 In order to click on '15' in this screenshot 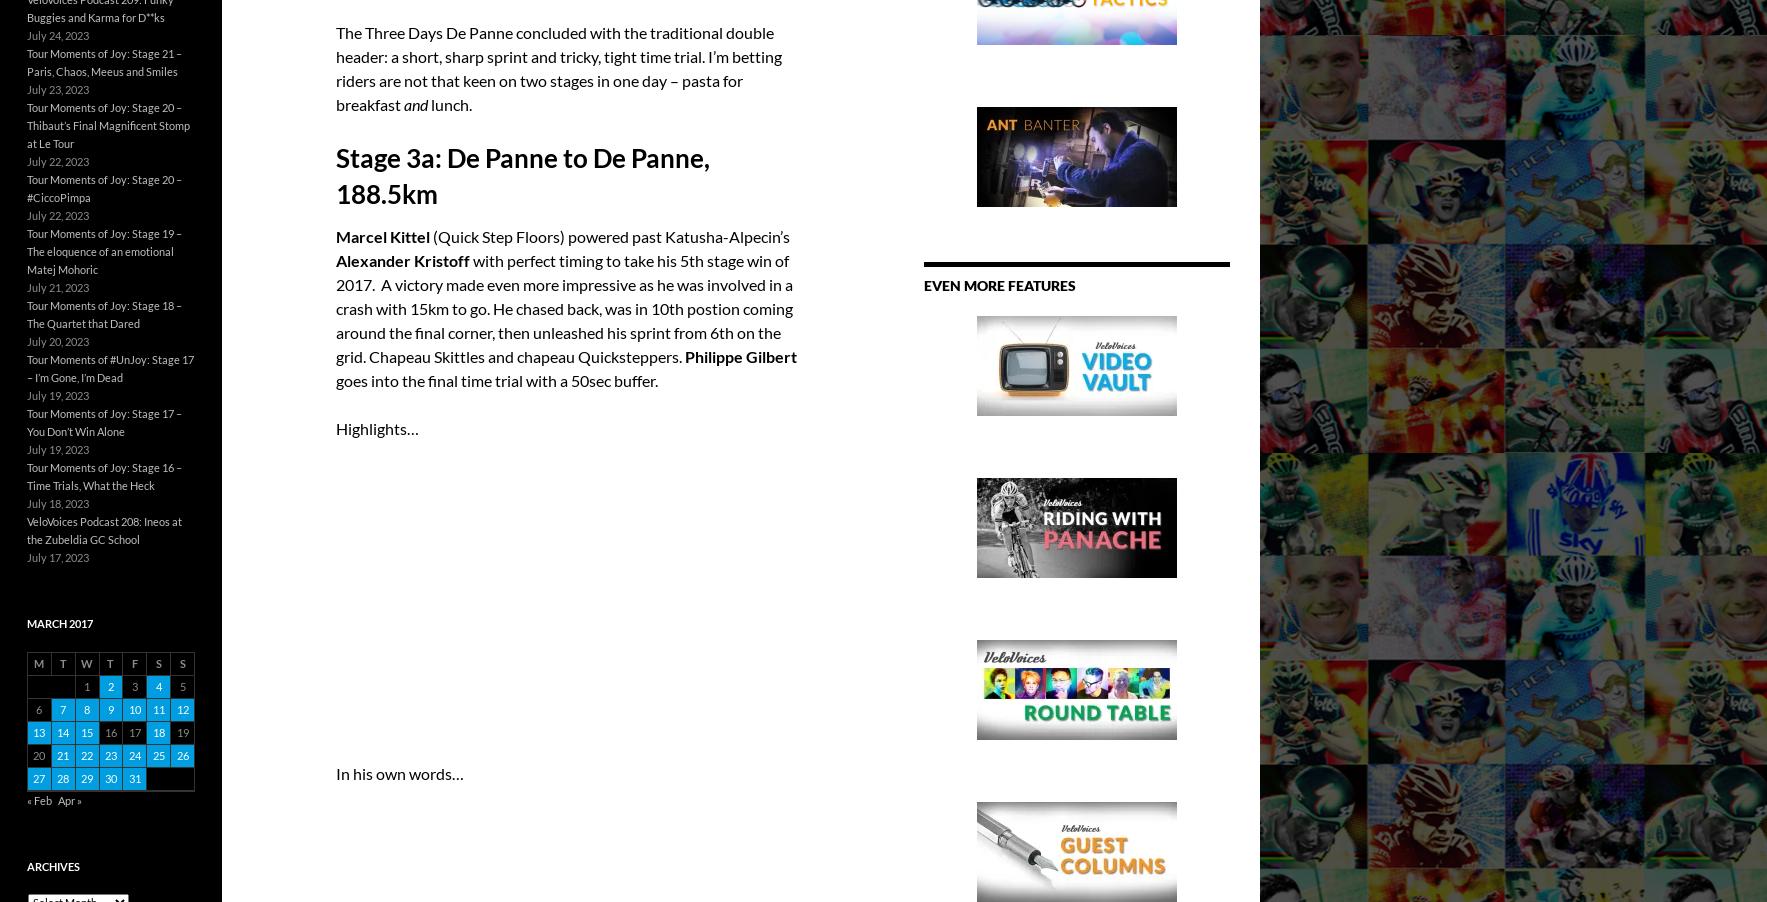, I will do `click(85, 731)`.